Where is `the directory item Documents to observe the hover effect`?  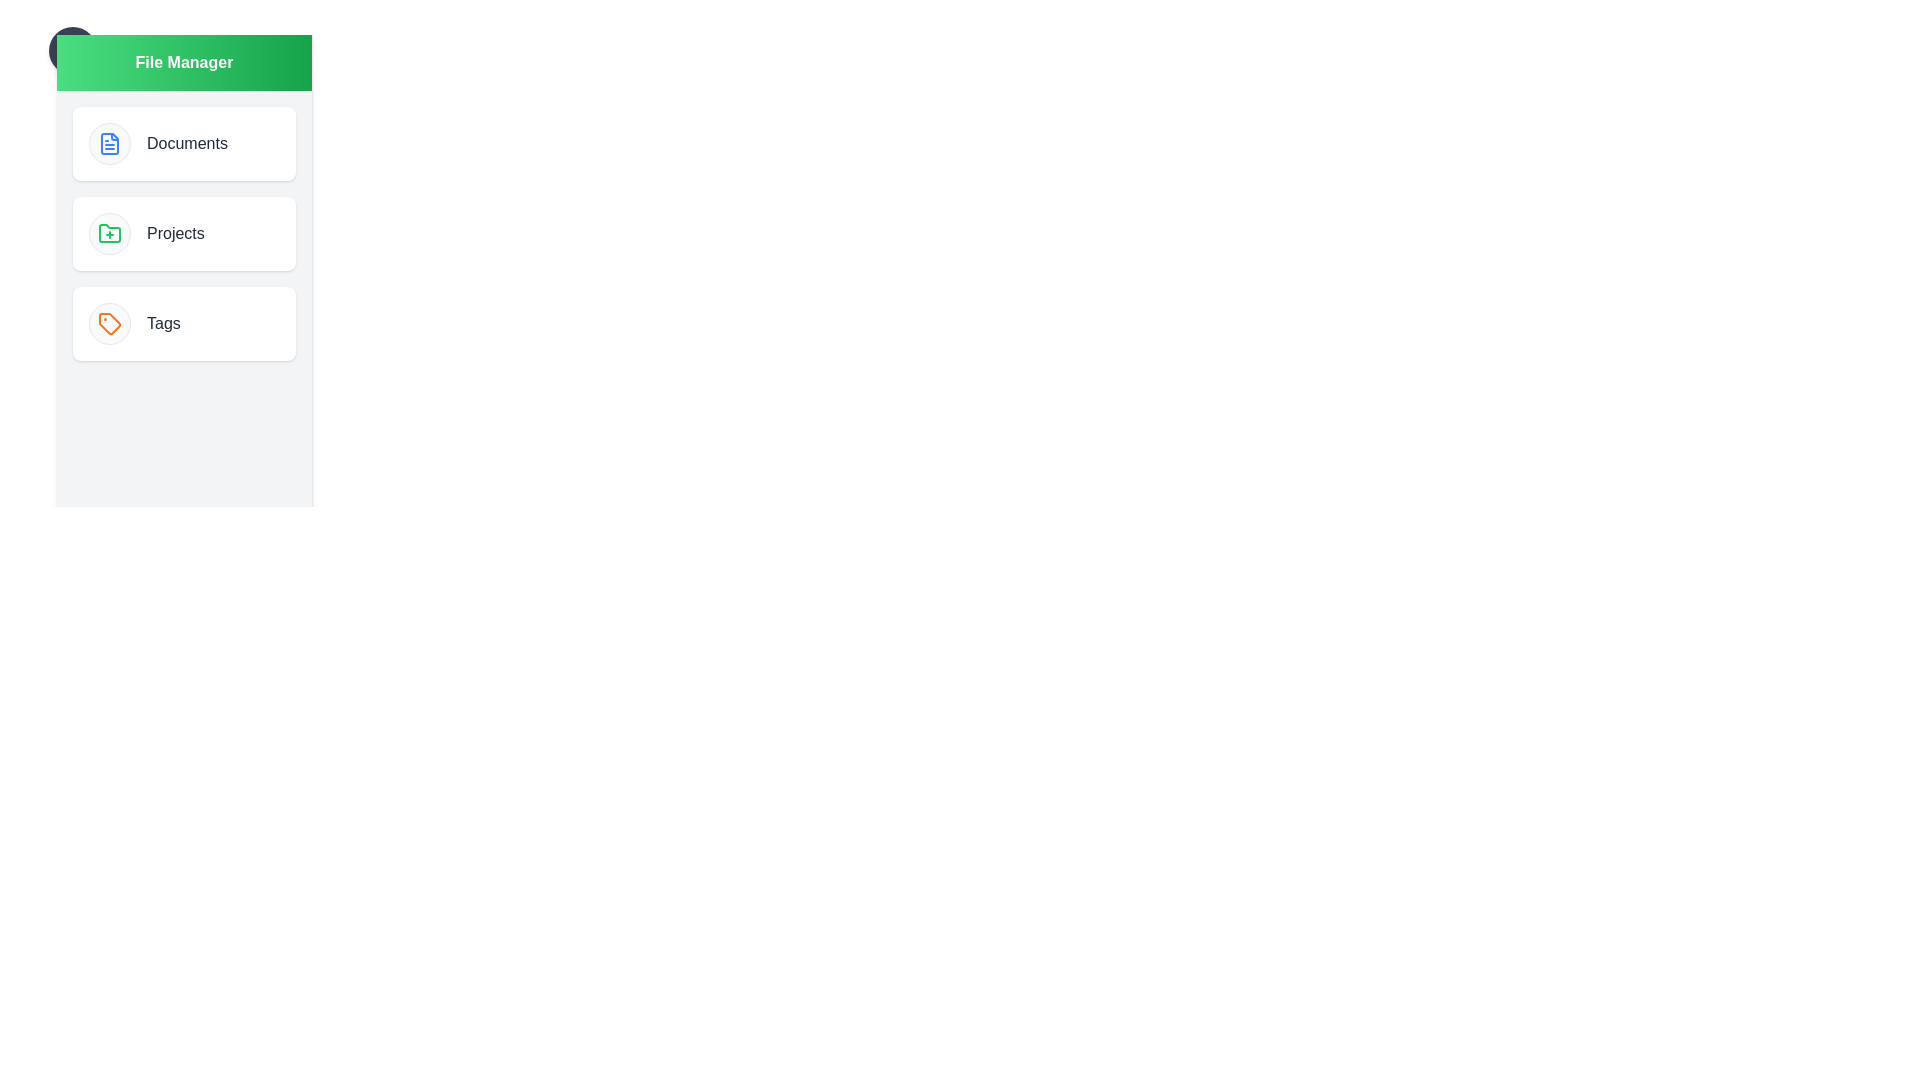
the directory item Documents to observe the hover effect is located at coordinates (184, 142).